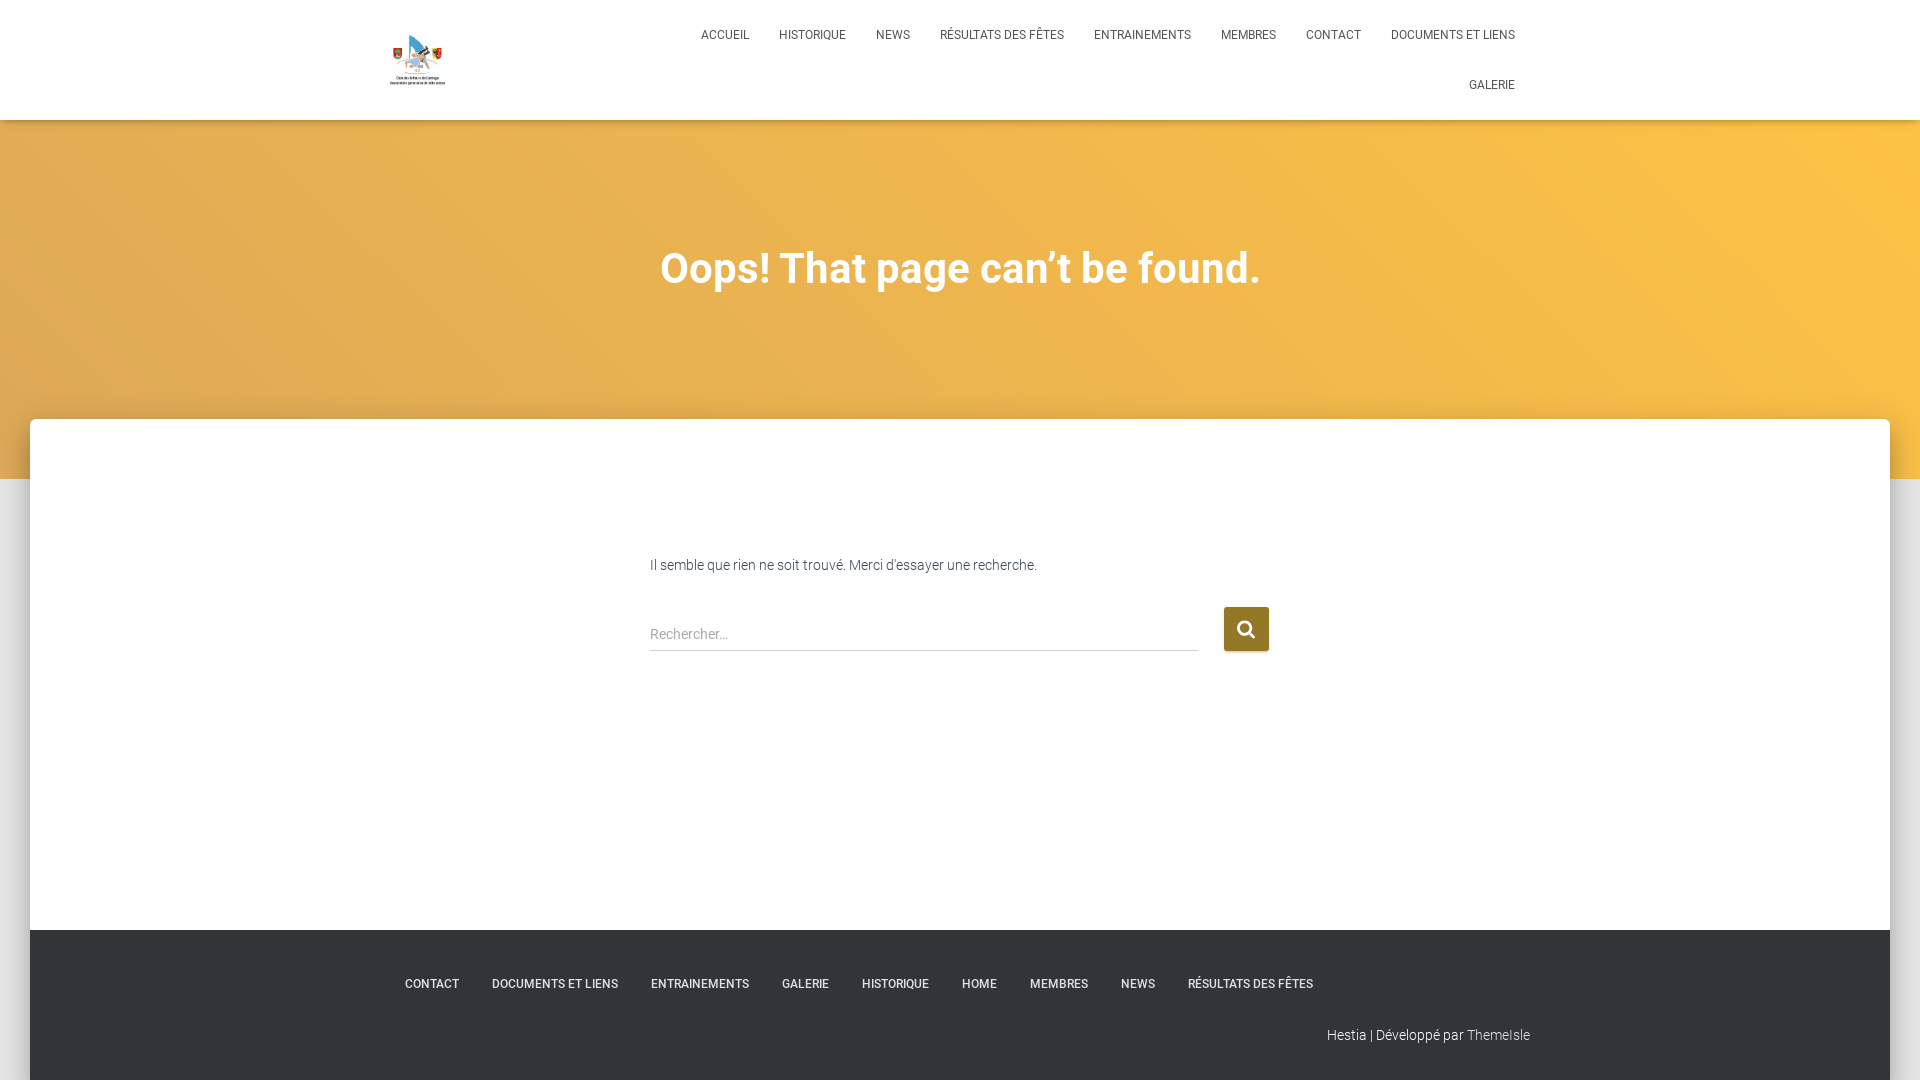 Image resolution: width=1920 pixels, height=1080 pixels. I want to click on 'NEWS', so click(891, 34).